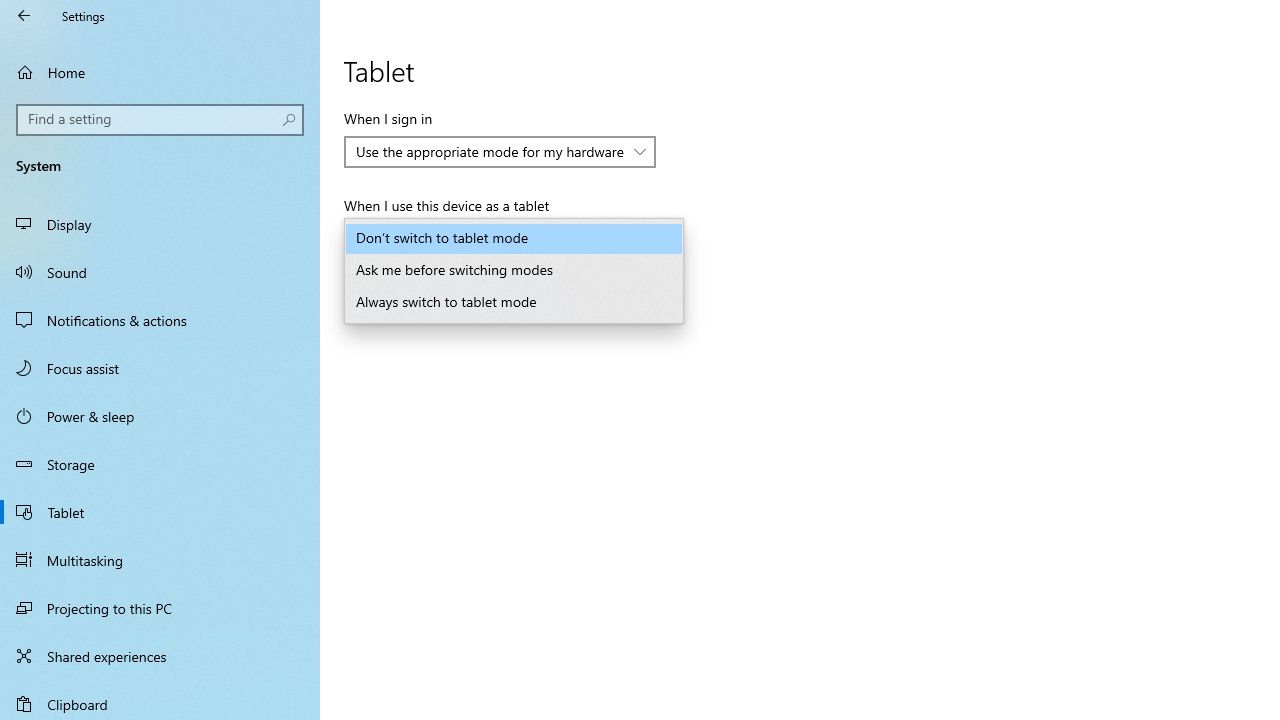  What do you see at coordinates (514, 303) in the screenshot?
I see `'Always switch to tablet mode'` at bounding box center [514, 303].